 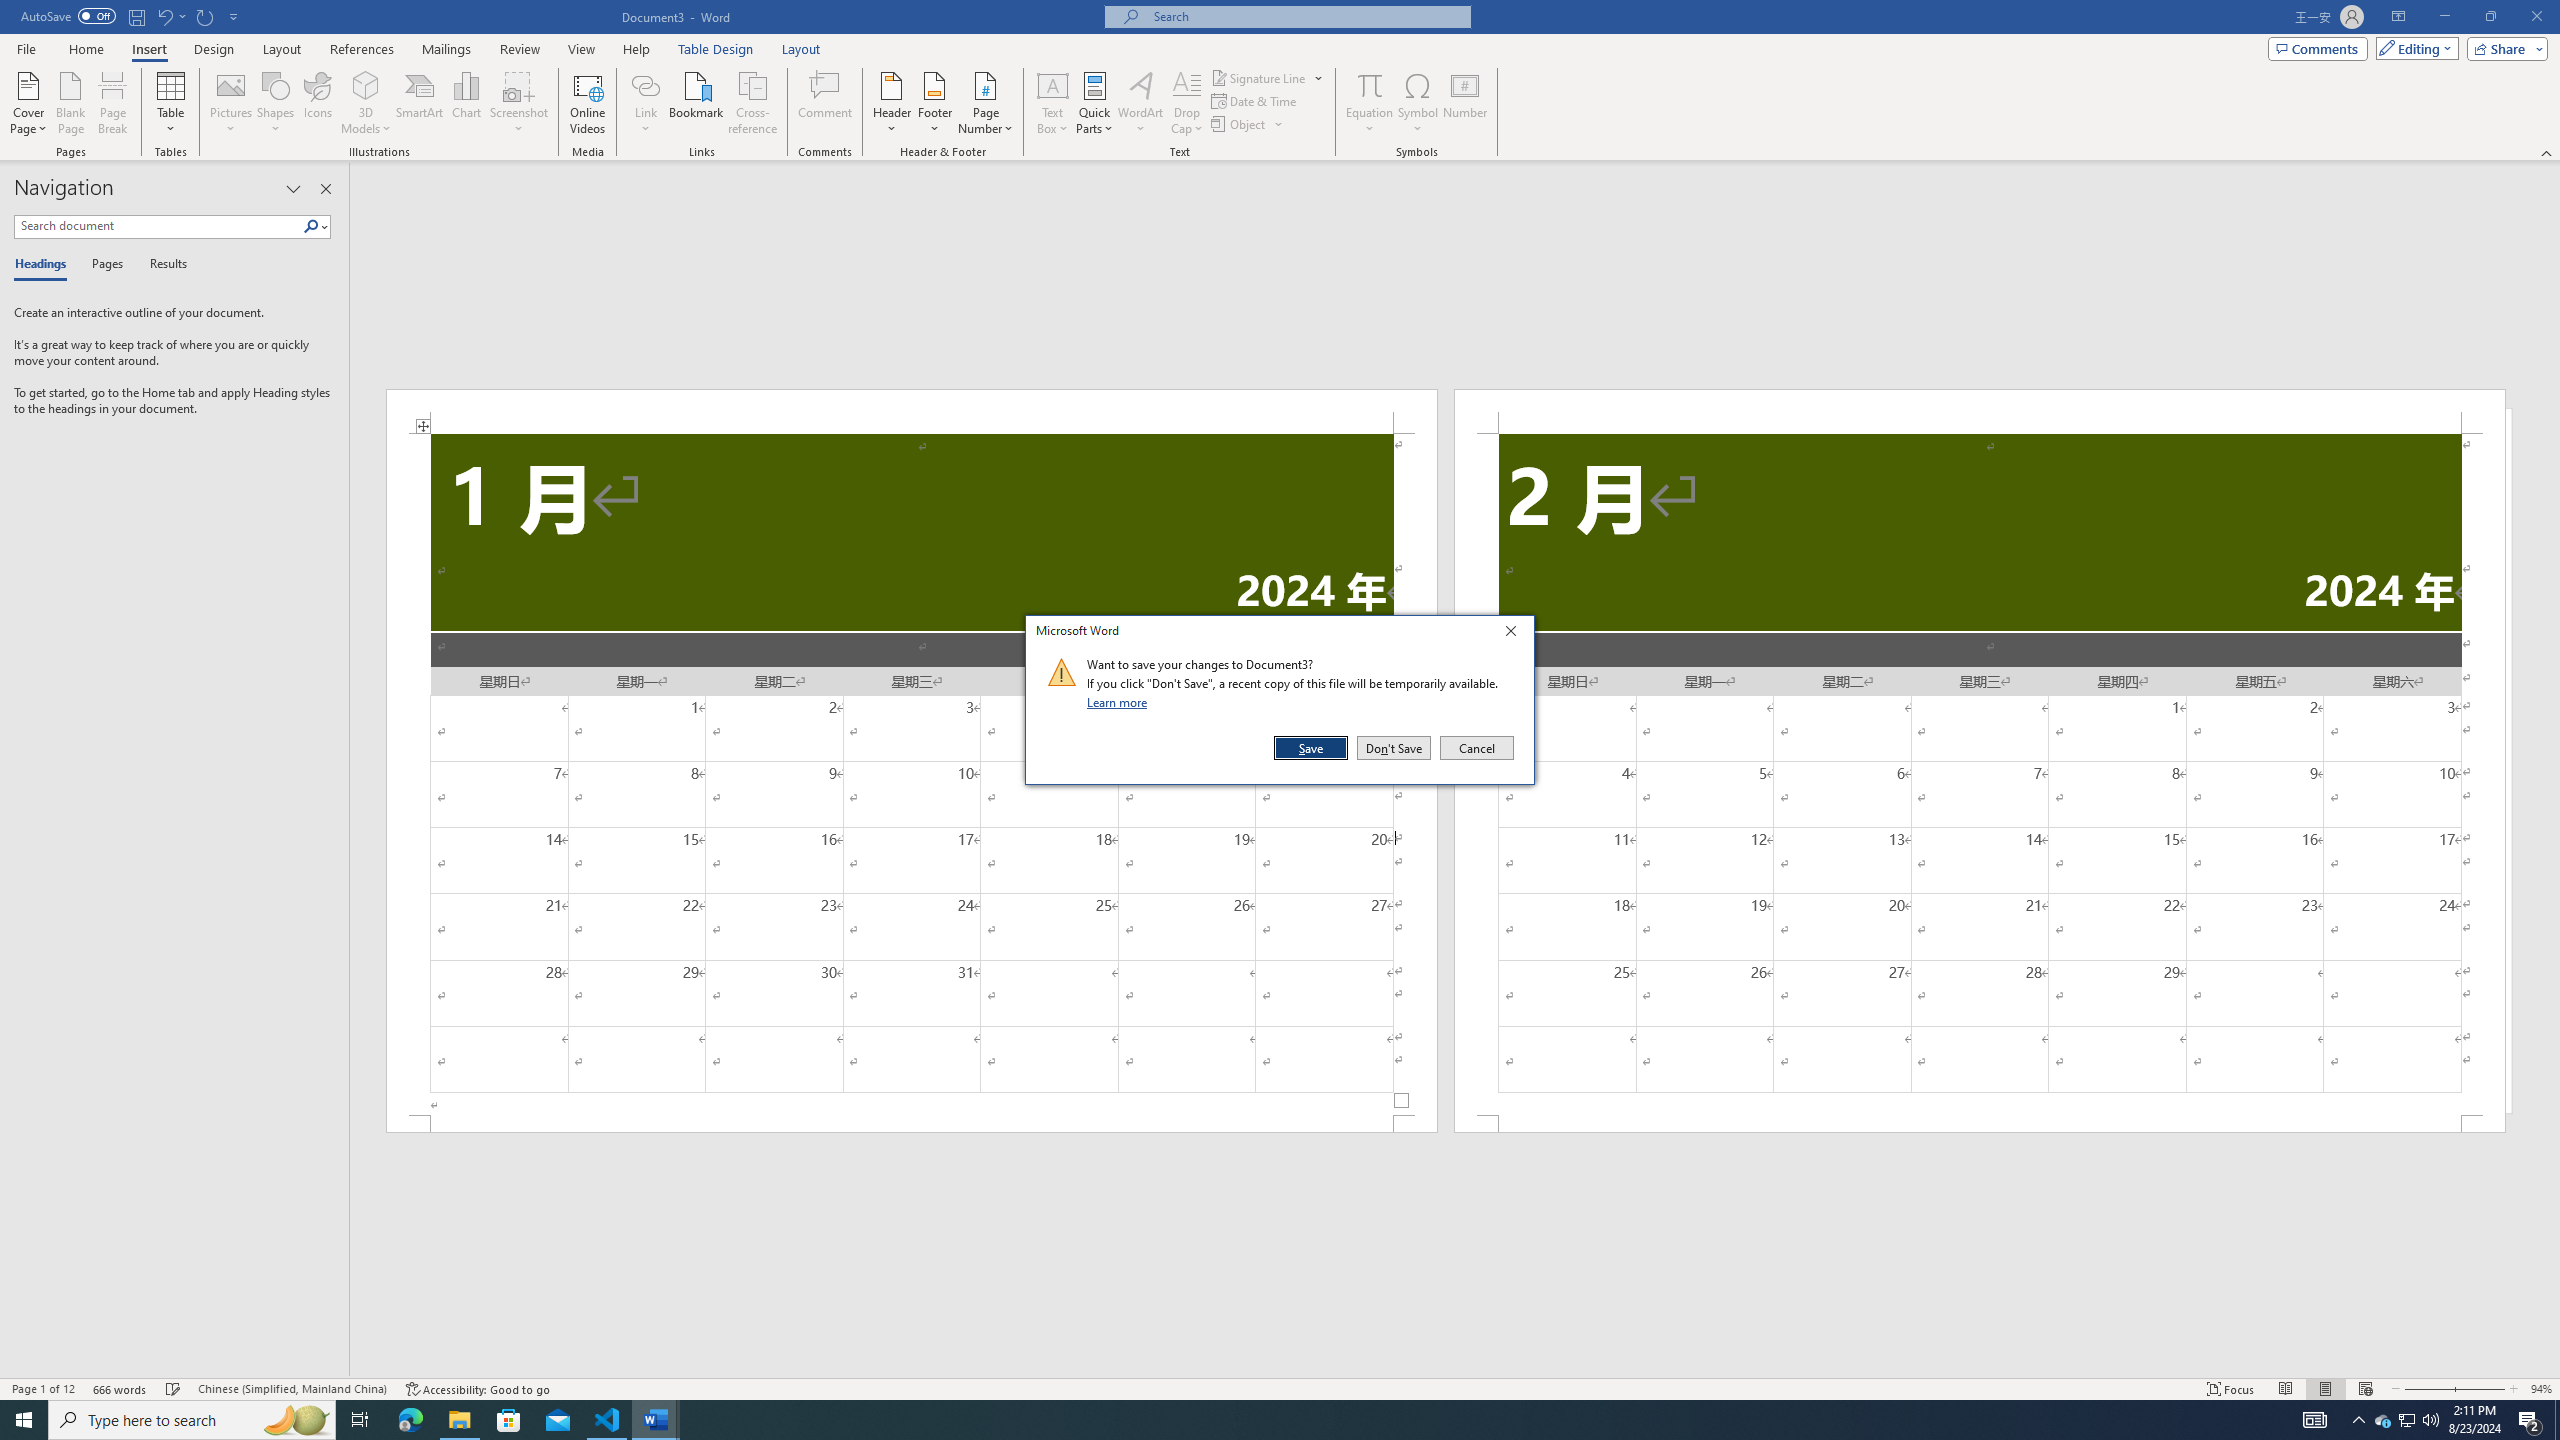 What do you see at coordinates (205, 15) in the screenshot?
I see `'Repeat Doc Close'` at bounding box center [205, 15].